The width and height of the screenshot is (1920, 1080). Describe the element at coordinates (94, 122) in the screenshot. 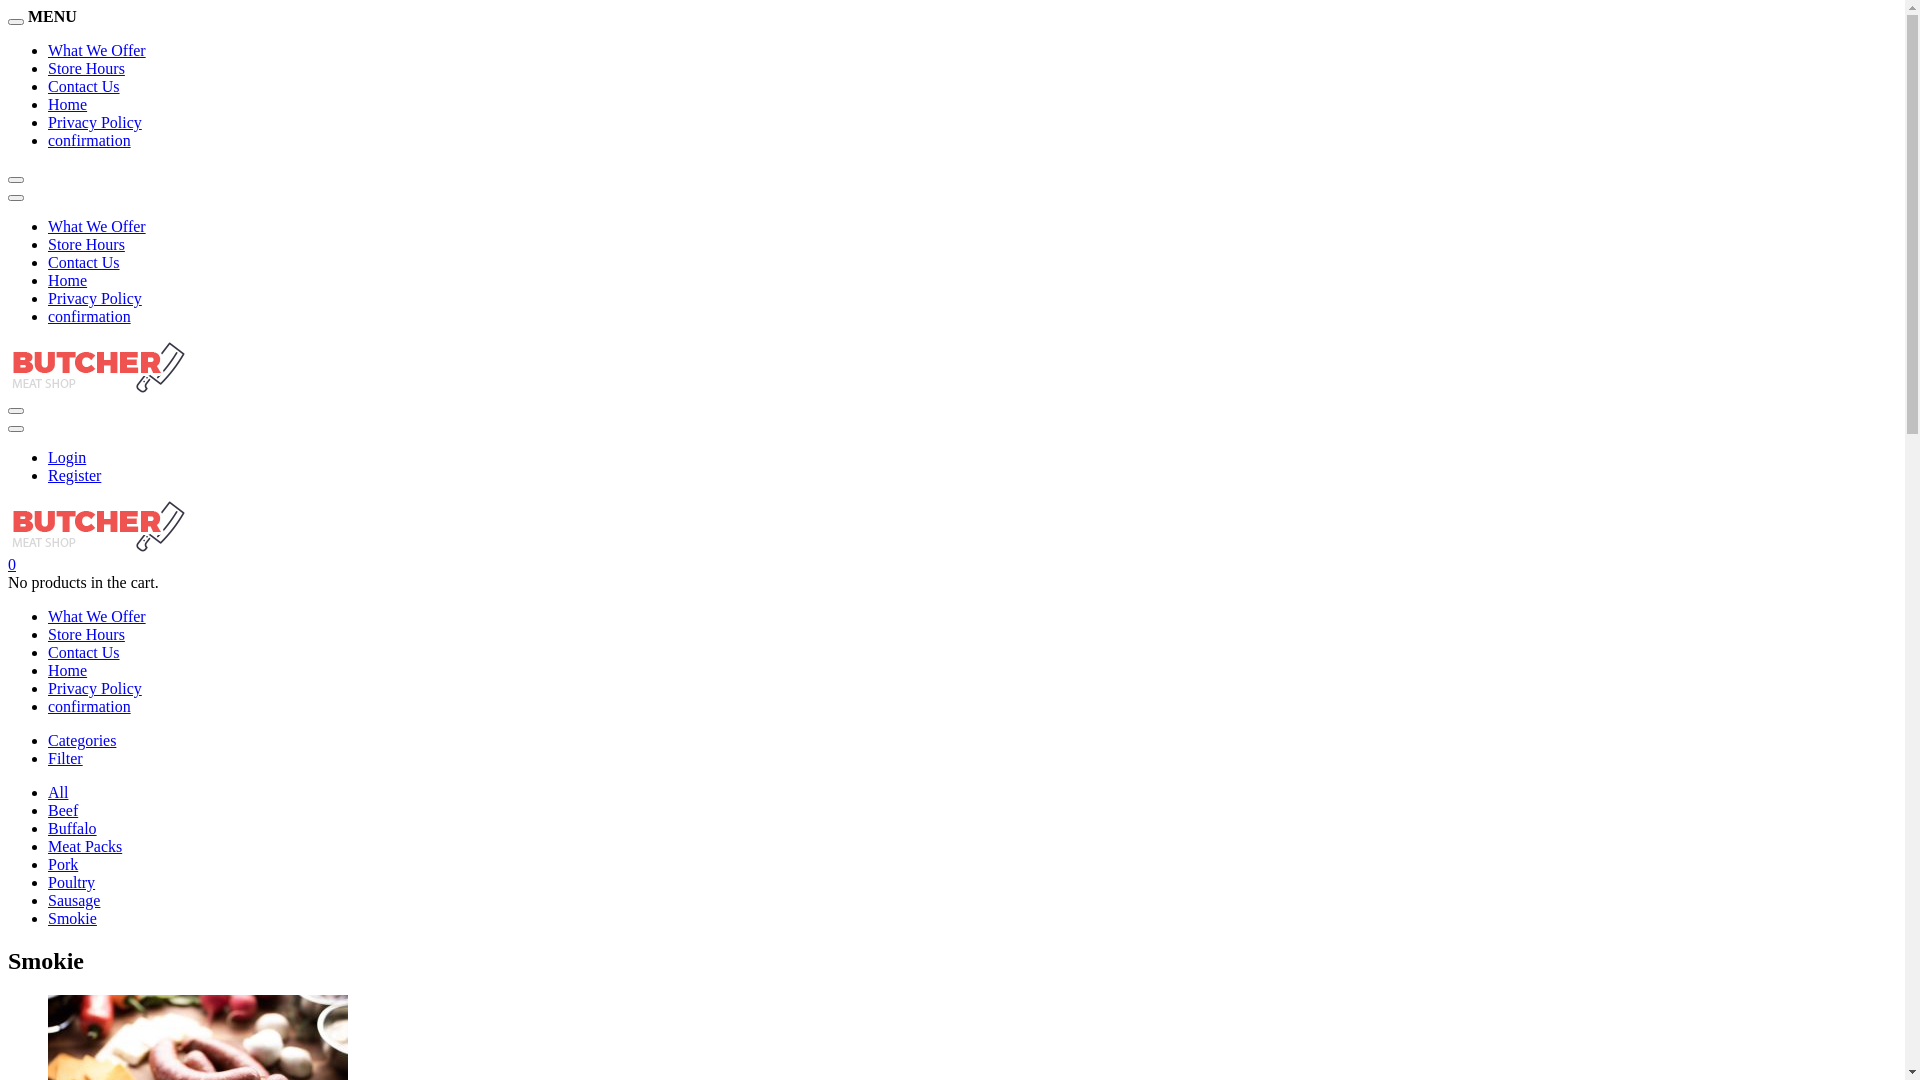

I see `'Privacy Policy'` at that location.